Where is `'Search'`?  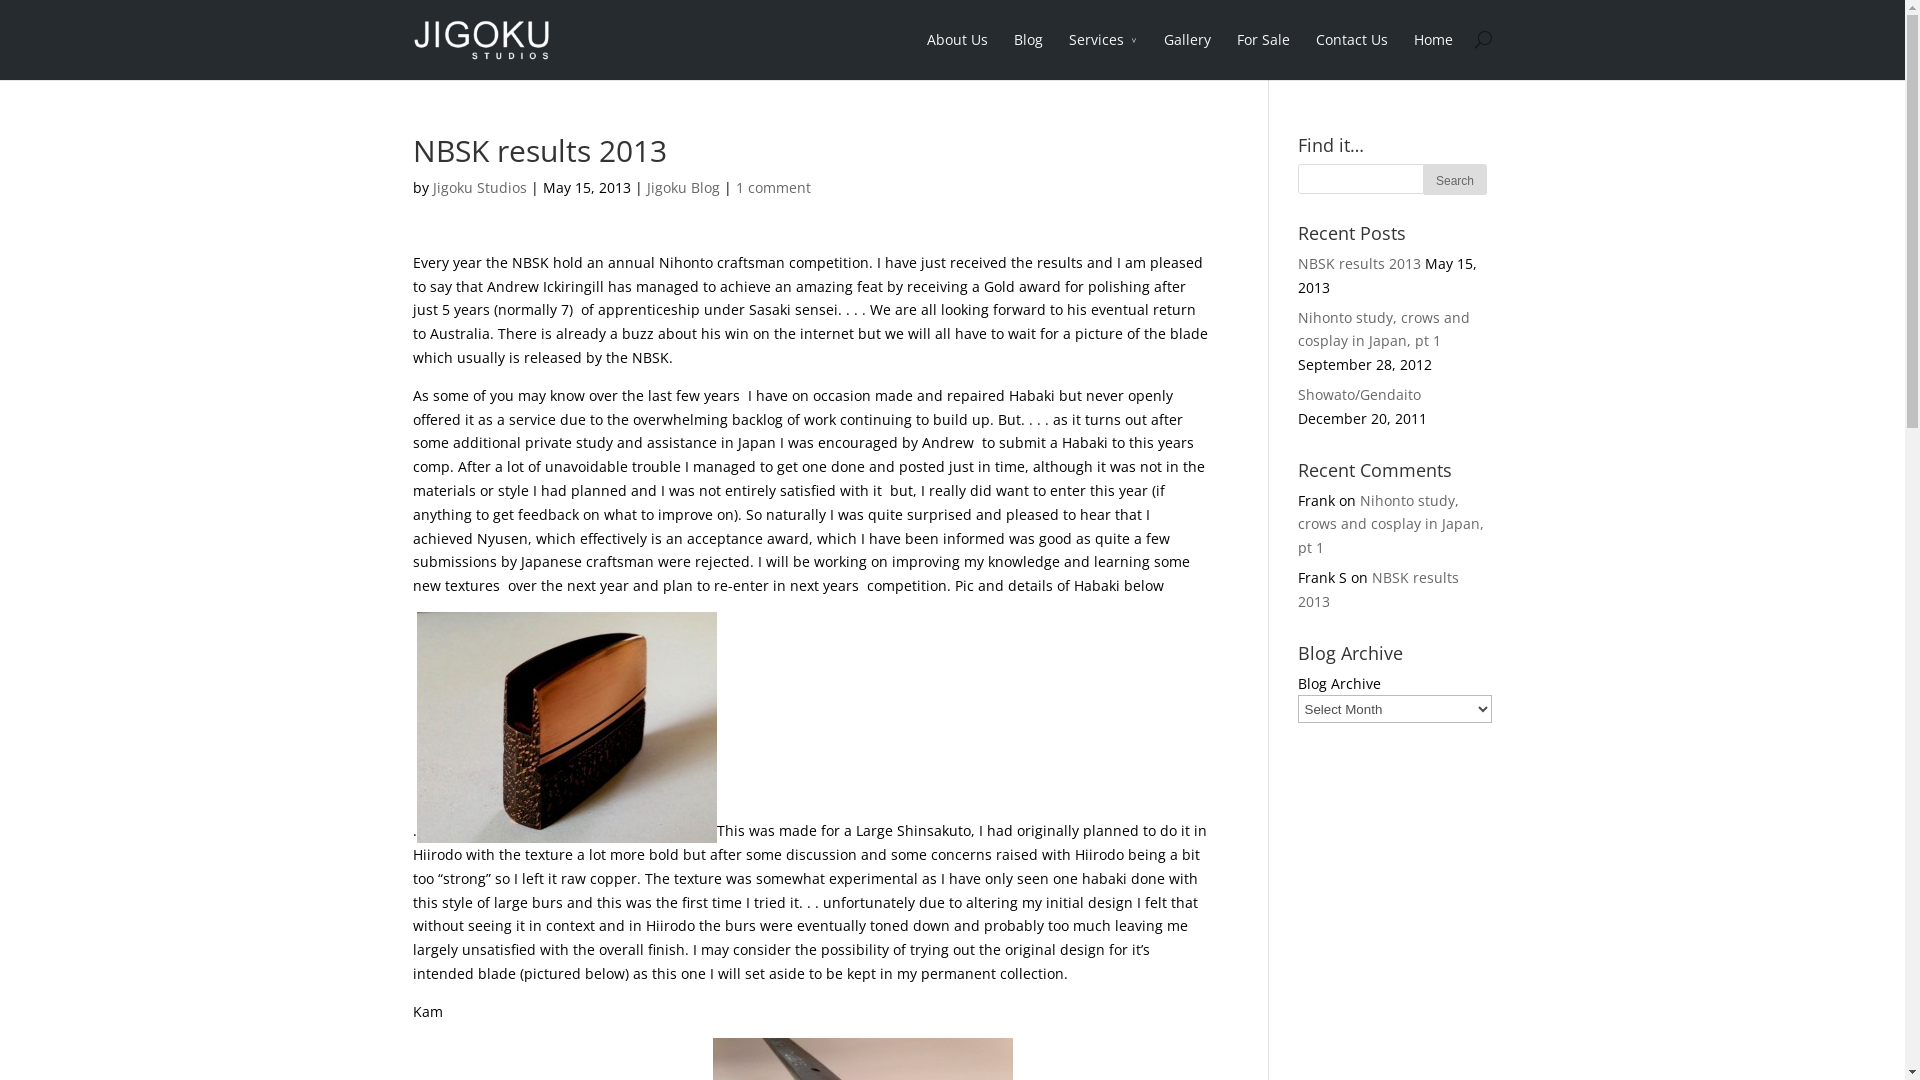 'Search' is located at coordinates (1455, 178).